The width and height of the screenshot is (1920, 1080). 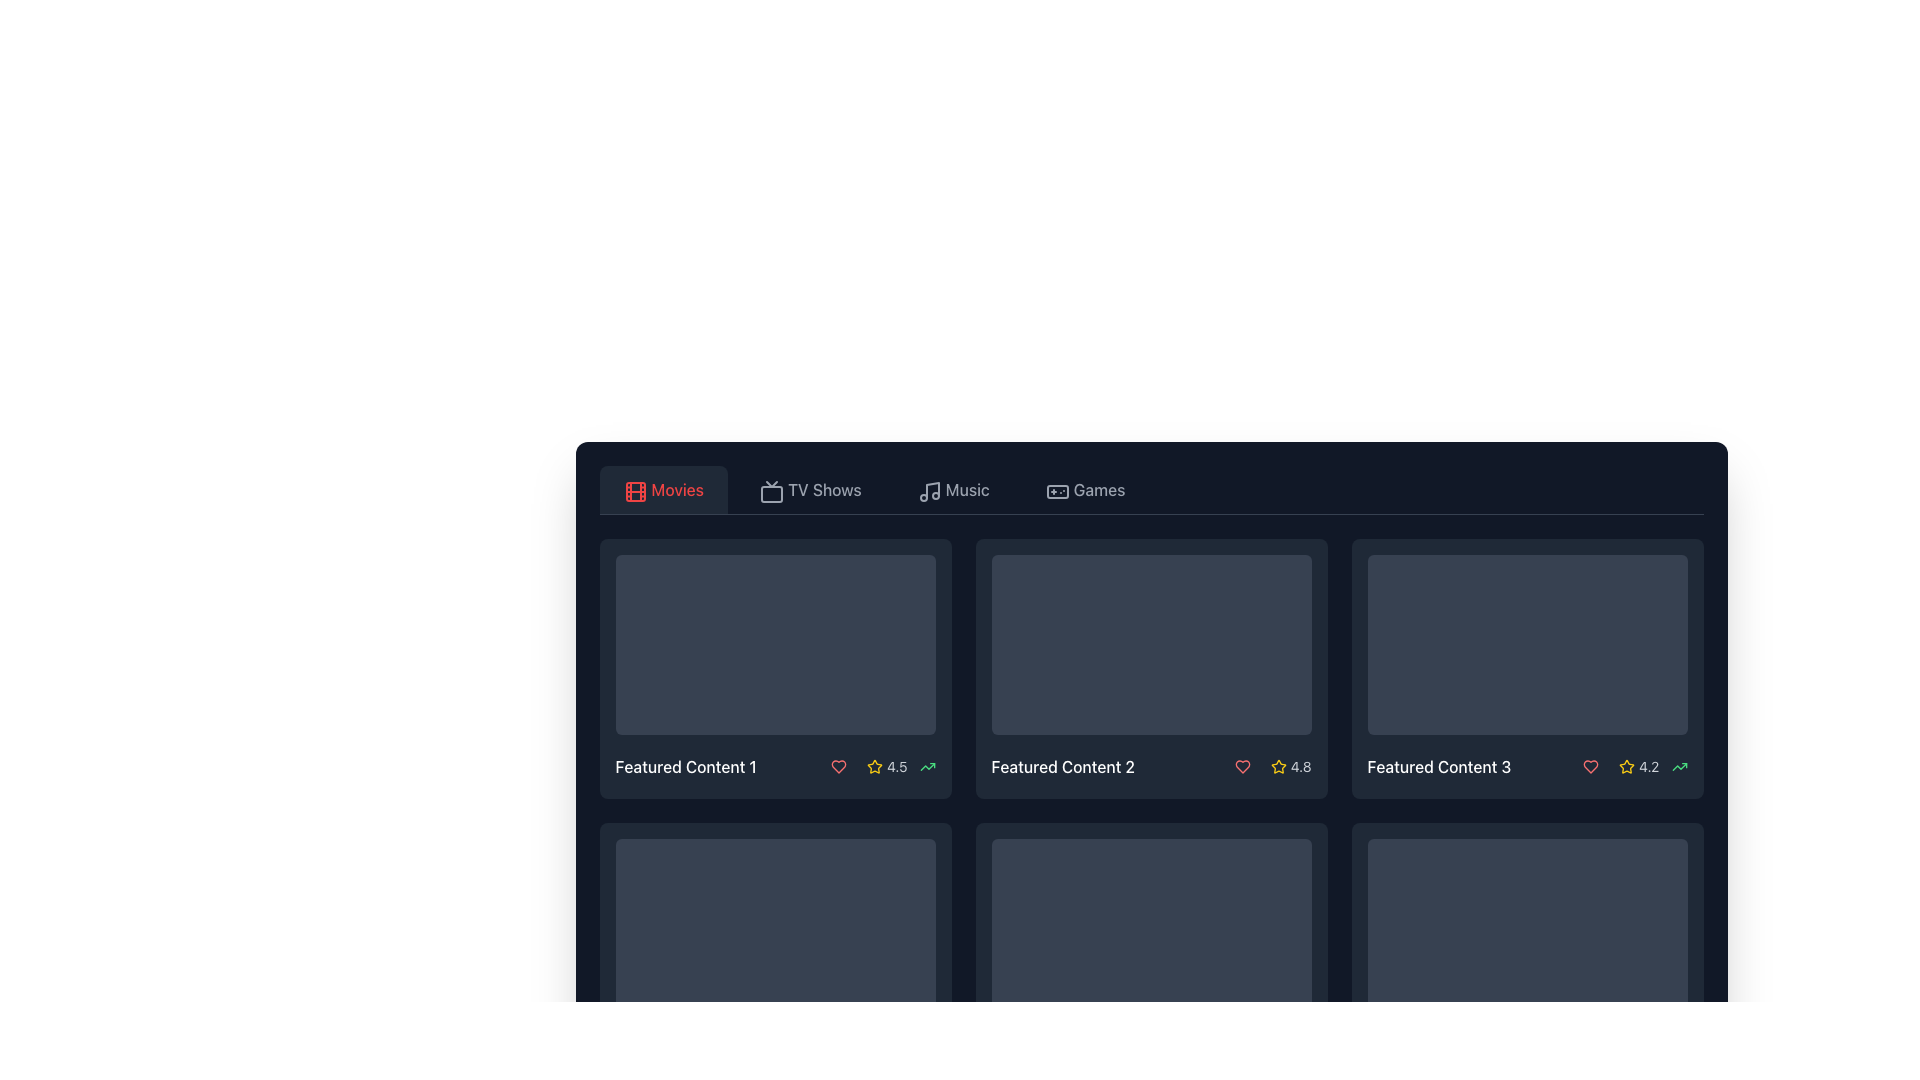 What do you see at coordinates (839, 766) in the screenshot?
I see `the 'like' or 'favourite' vector graphic/icon located under 'Featured Content 1', positioned to the left of the star rating icon` at bounding box center [839, 766].